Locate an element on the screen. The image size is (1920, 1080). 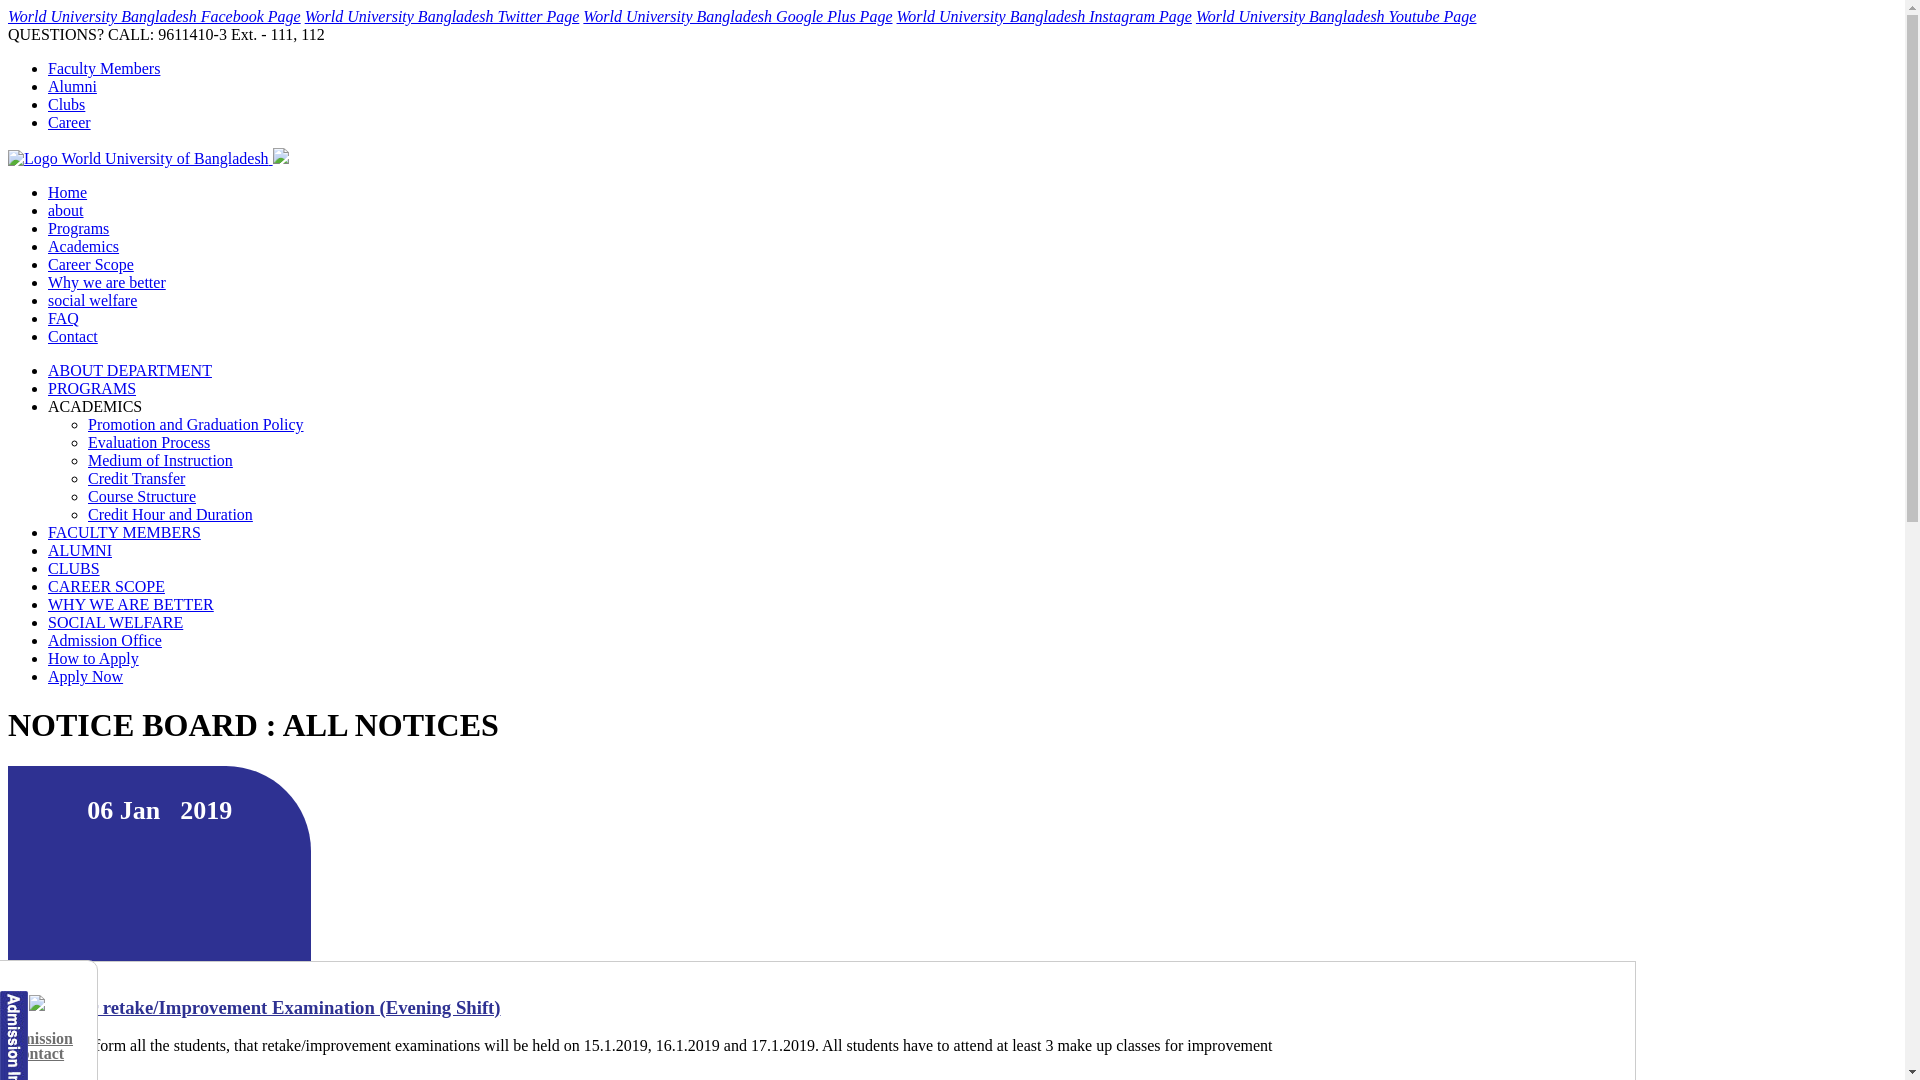
'Apply Now' is located at coordinates (84, 675).